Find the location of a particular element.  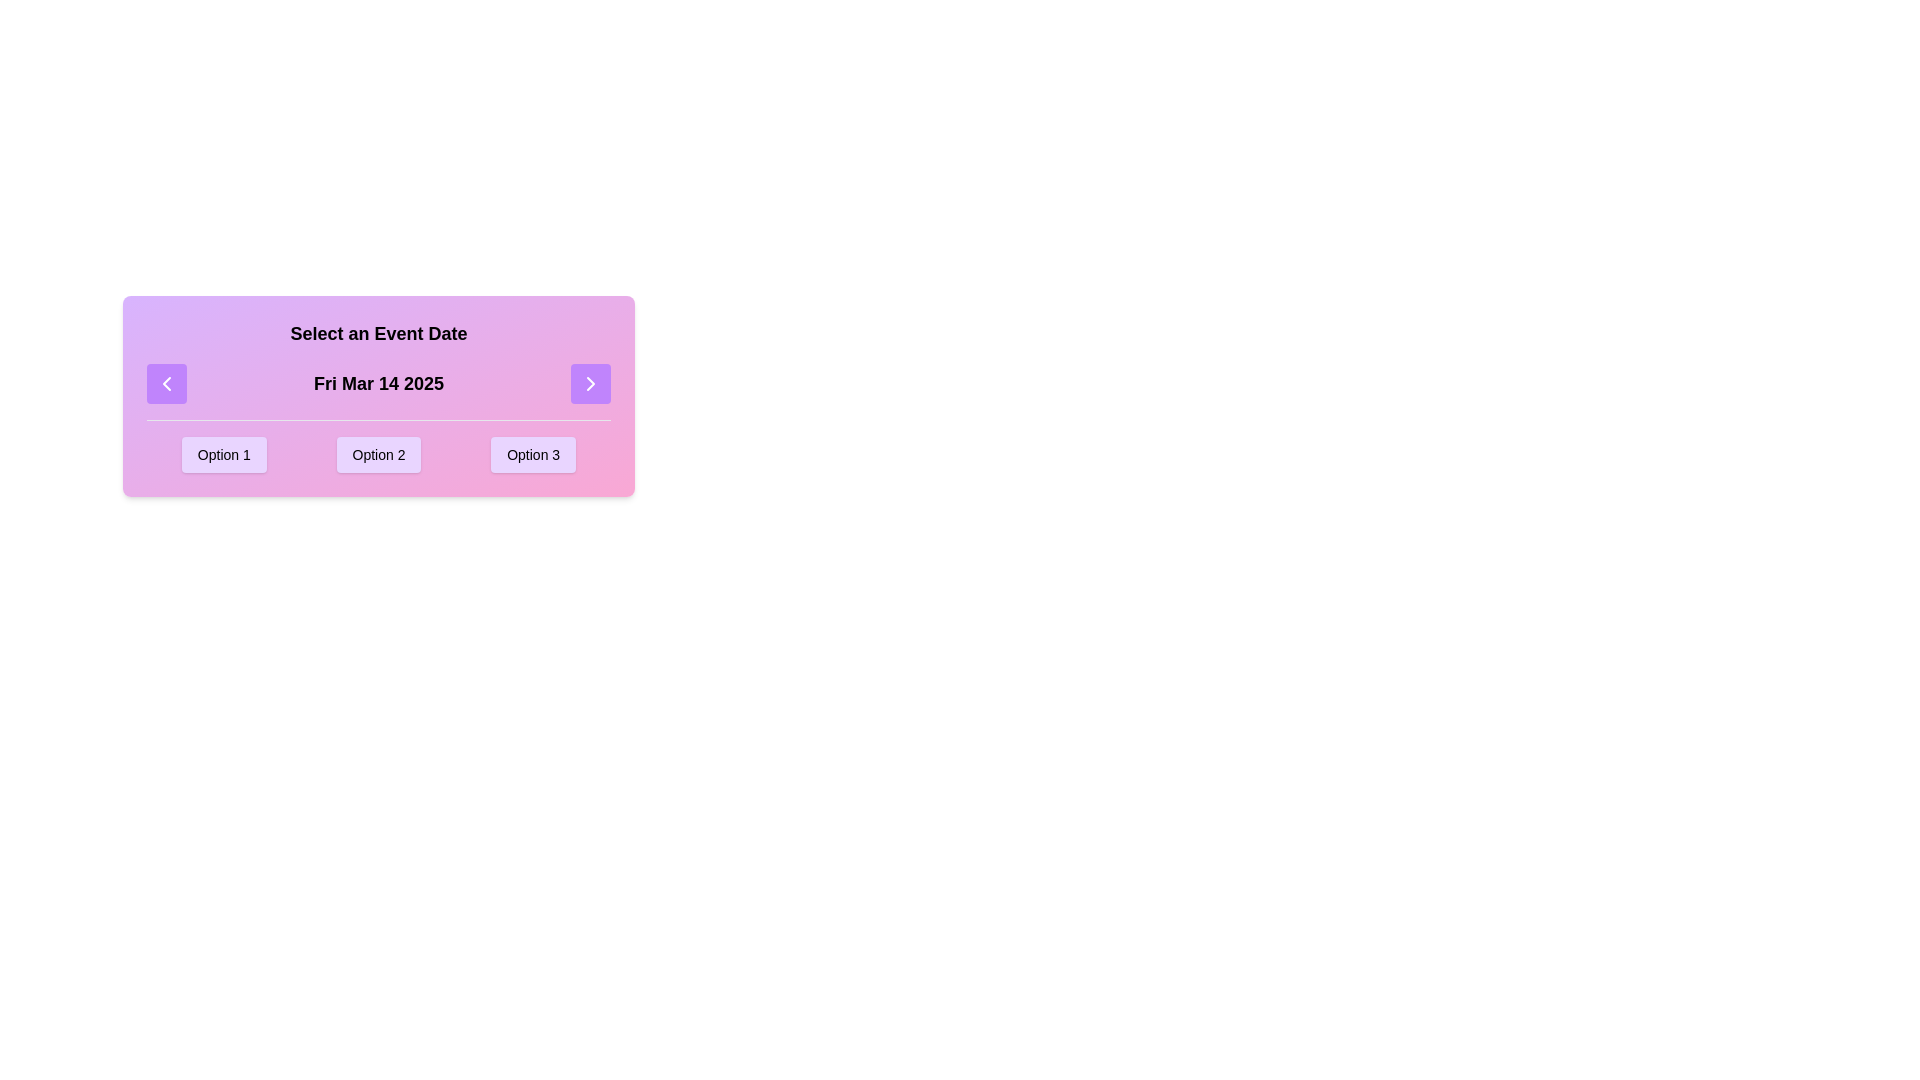

the 'Option 2' button, which is a rectangular button with rounded corners and a light purple background is located at coordinates (379, 455).